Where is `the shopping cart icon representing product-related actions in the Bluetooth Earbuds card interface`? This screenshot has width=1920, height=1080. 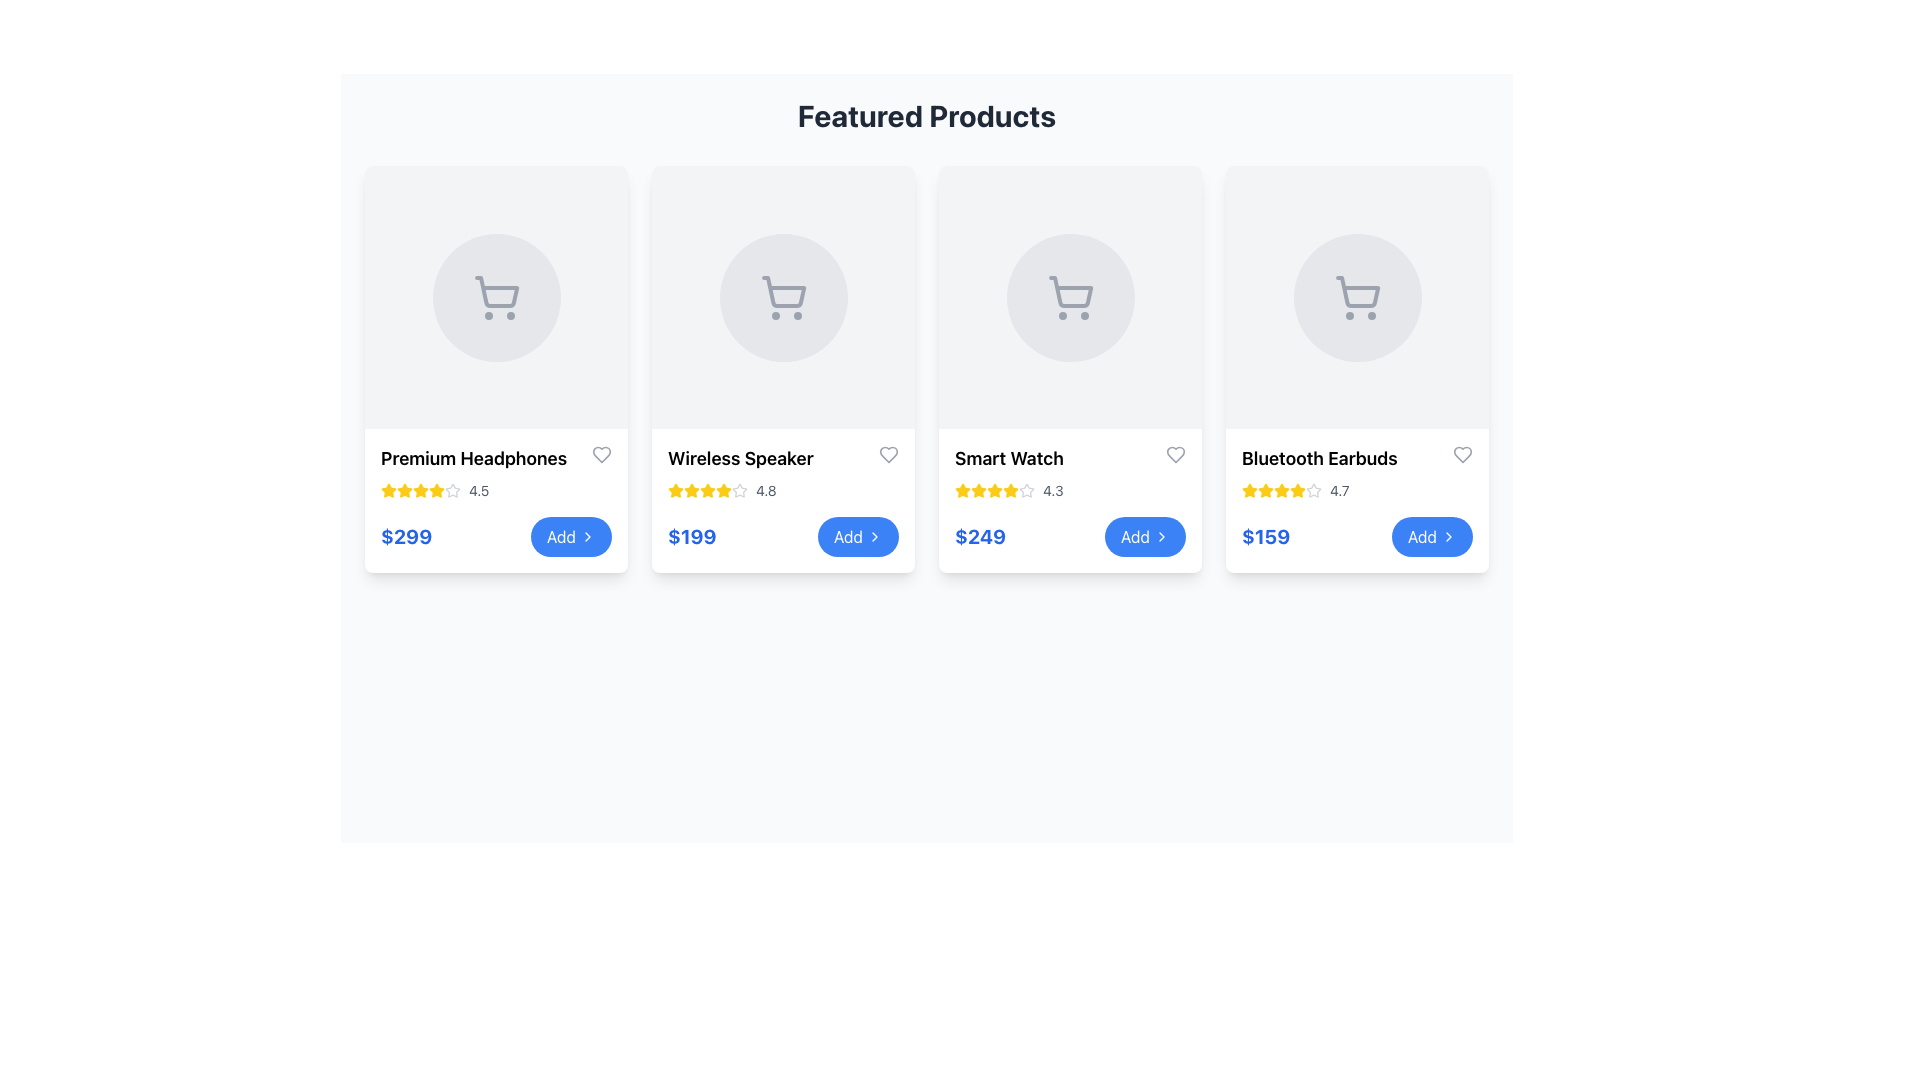 the shopping cart icon representing product-related actions in the Bluetooth Earbuds card interface is located at coordinates (1357, 297).